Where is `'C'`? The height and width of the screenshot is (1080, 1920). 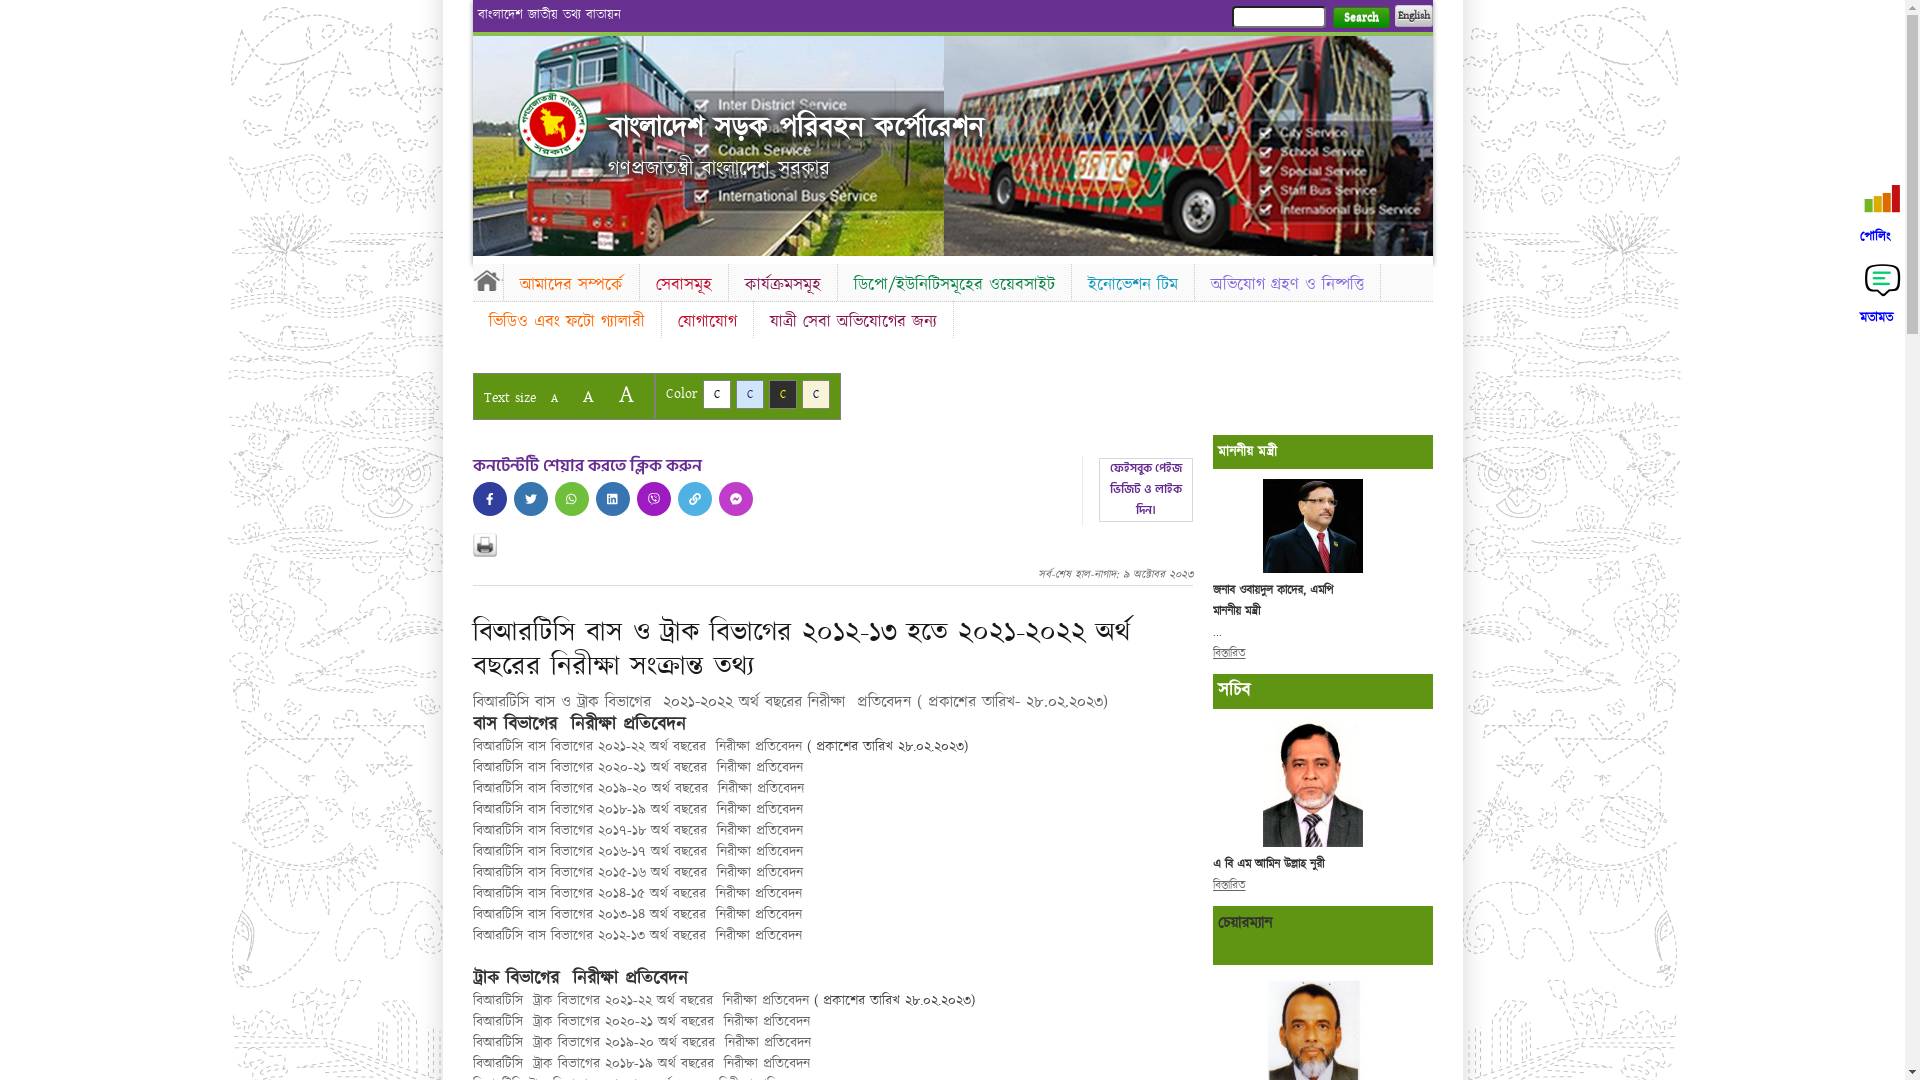
'C' is located at coordinates (781, 394).